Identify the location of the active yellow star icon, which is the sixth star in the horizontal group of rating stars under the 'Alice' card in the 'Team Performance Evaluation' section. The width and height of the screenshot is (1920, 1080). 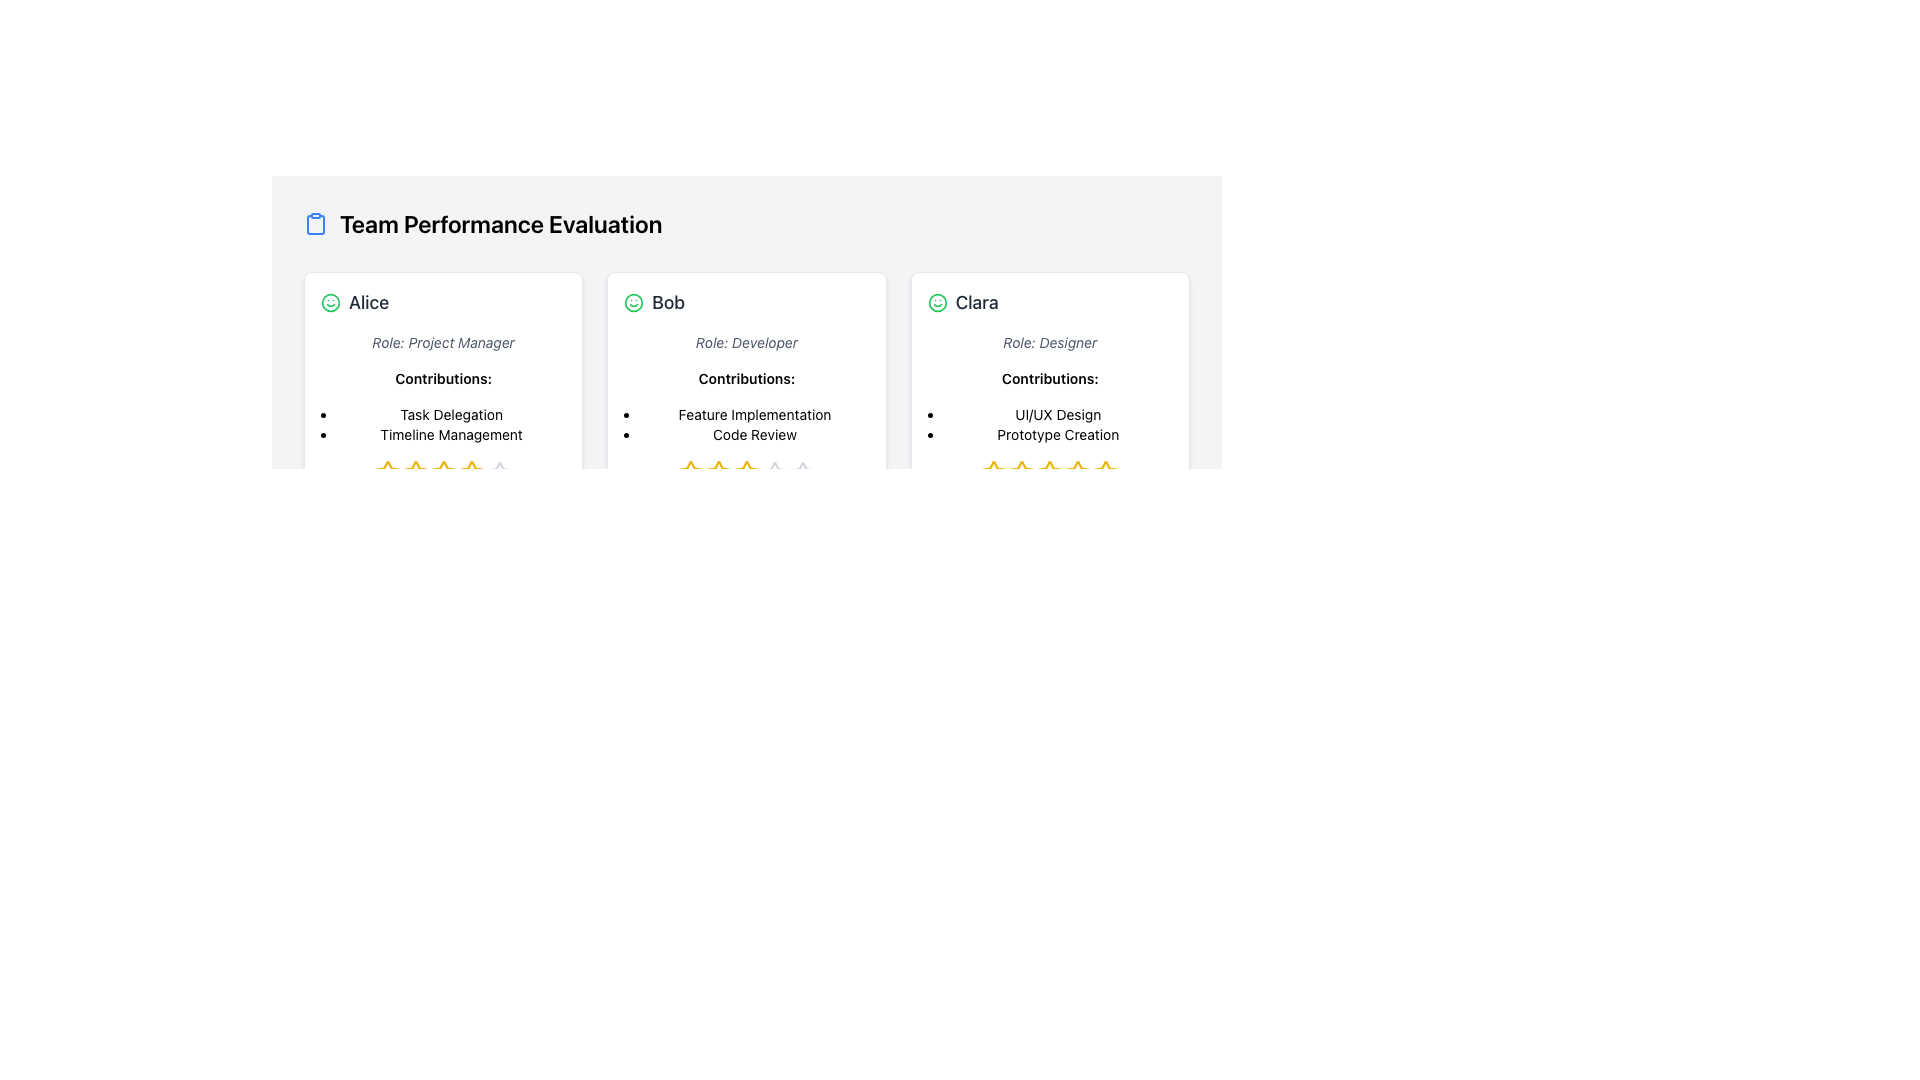
(470, 473).